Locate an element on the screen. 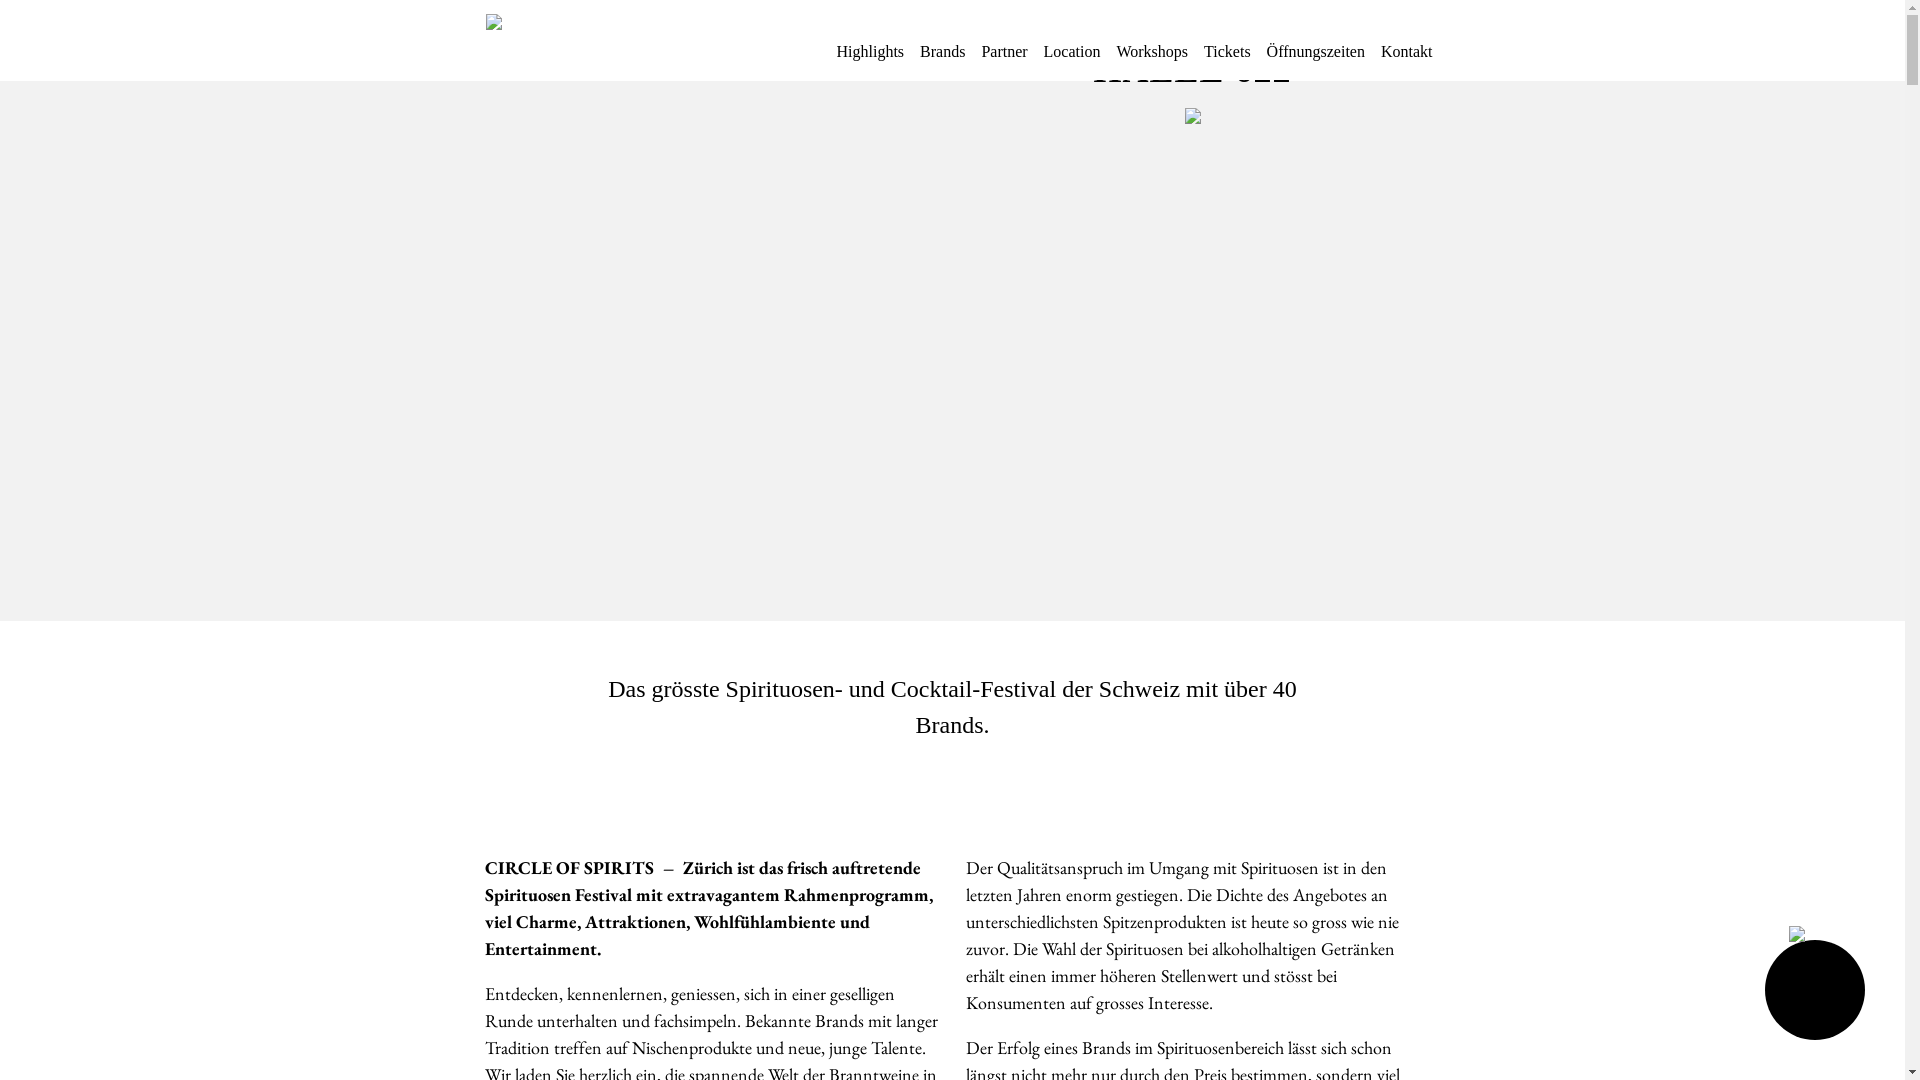  'Kontakt' is located at coordinates (1405, 59).